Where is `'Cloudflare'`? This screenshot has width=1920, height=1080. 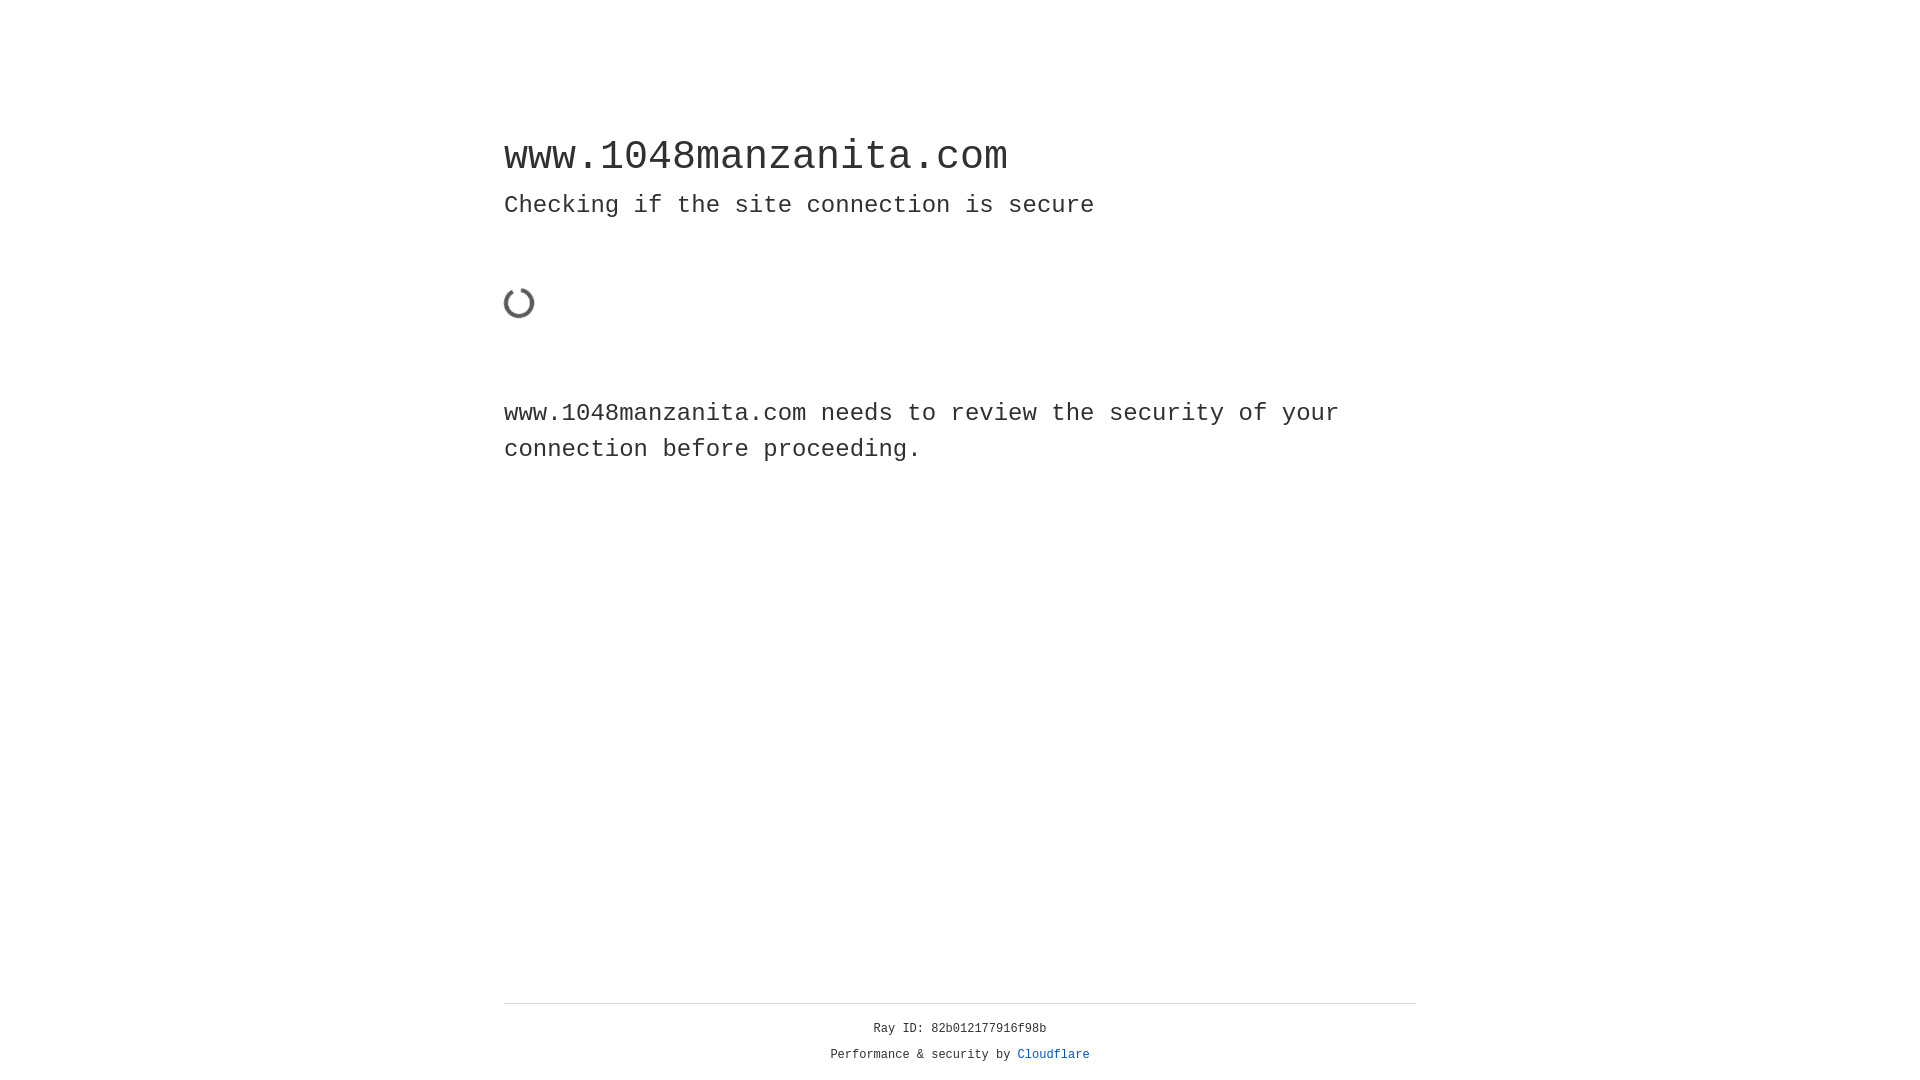
'Cloudflare' is located at coordinates (1053, 1054).